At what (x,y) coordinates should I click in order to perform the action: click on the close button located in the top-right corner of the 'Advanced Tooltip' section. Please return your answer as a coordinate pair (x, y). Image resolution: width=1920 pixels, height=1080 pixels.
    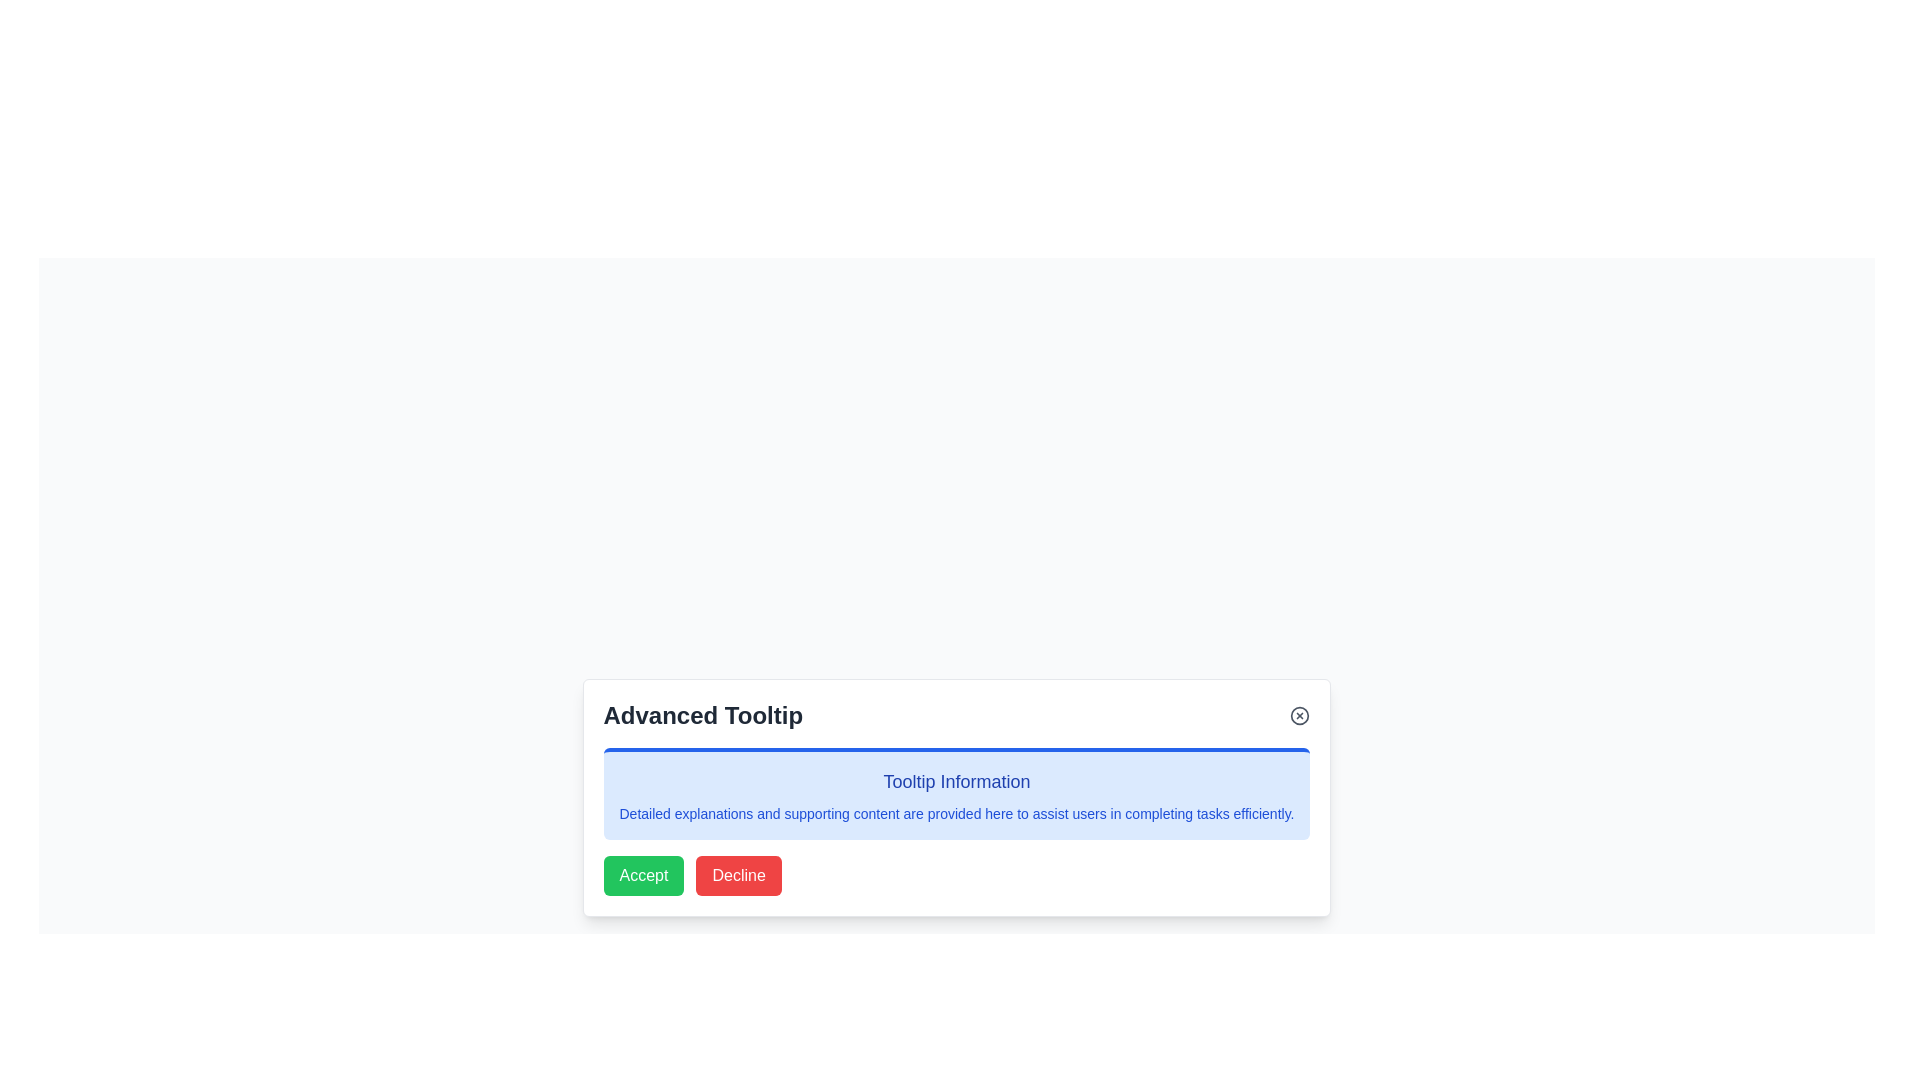
    Looking at the image, I should click on (1300, 715).